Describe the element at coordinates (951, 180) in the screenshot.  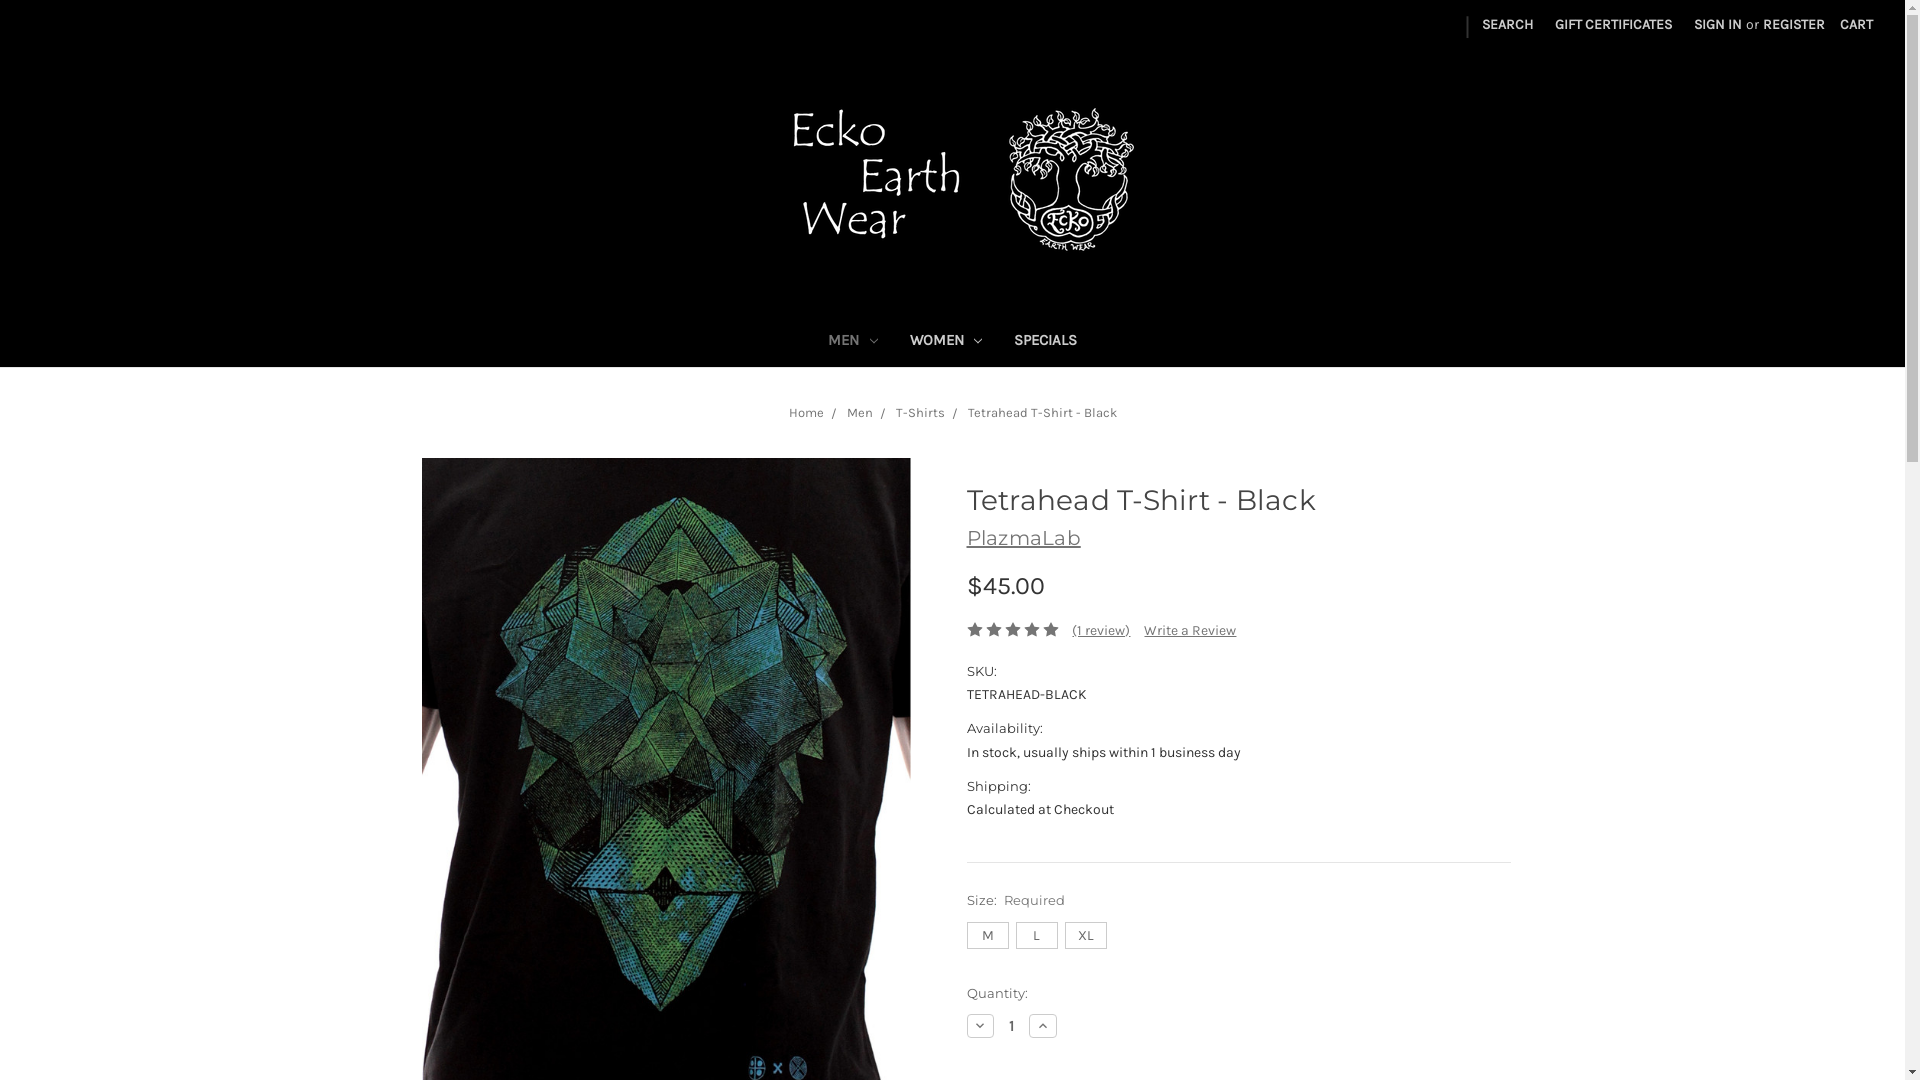
I see `'Ecko Earth Wear'` at that location.